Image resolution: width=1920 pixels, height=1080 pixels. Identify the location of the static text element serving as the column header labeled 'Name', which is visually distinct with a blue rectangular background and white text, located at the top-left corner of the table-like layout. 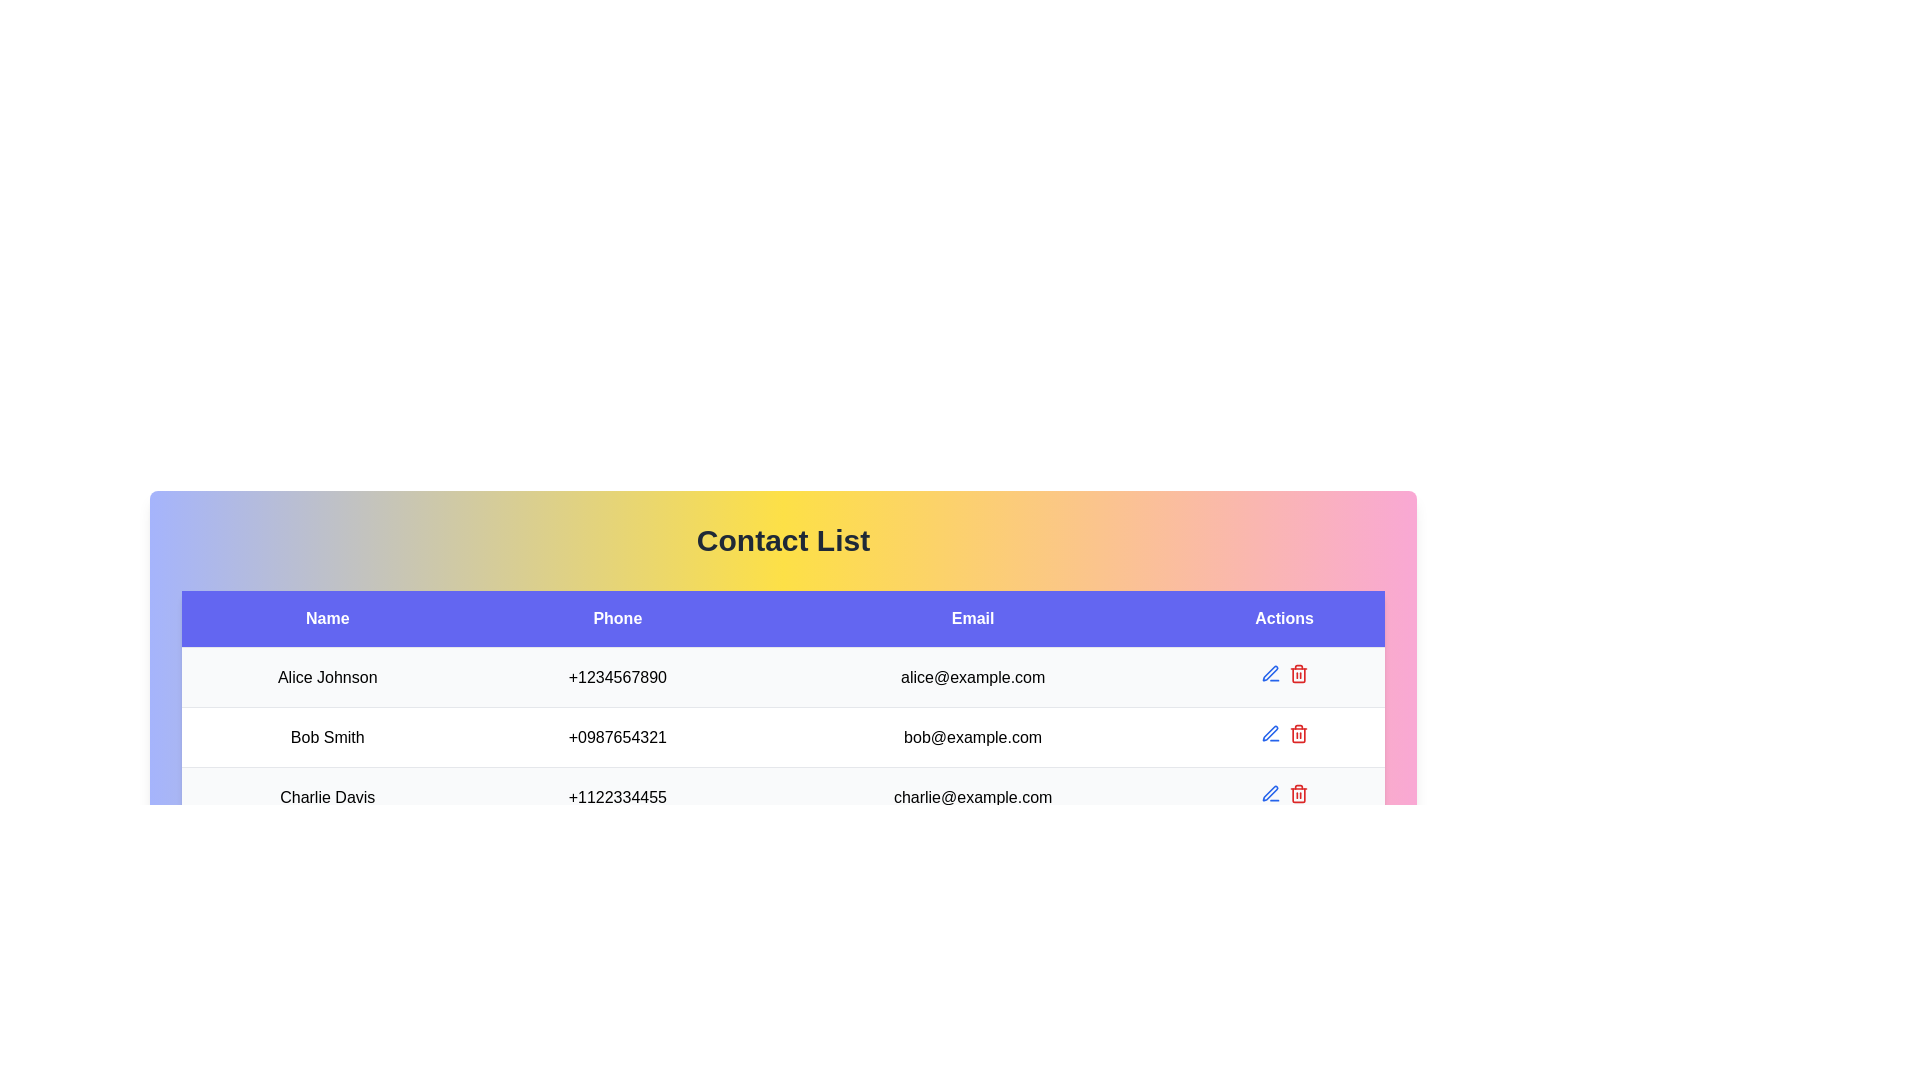
(327, 618).